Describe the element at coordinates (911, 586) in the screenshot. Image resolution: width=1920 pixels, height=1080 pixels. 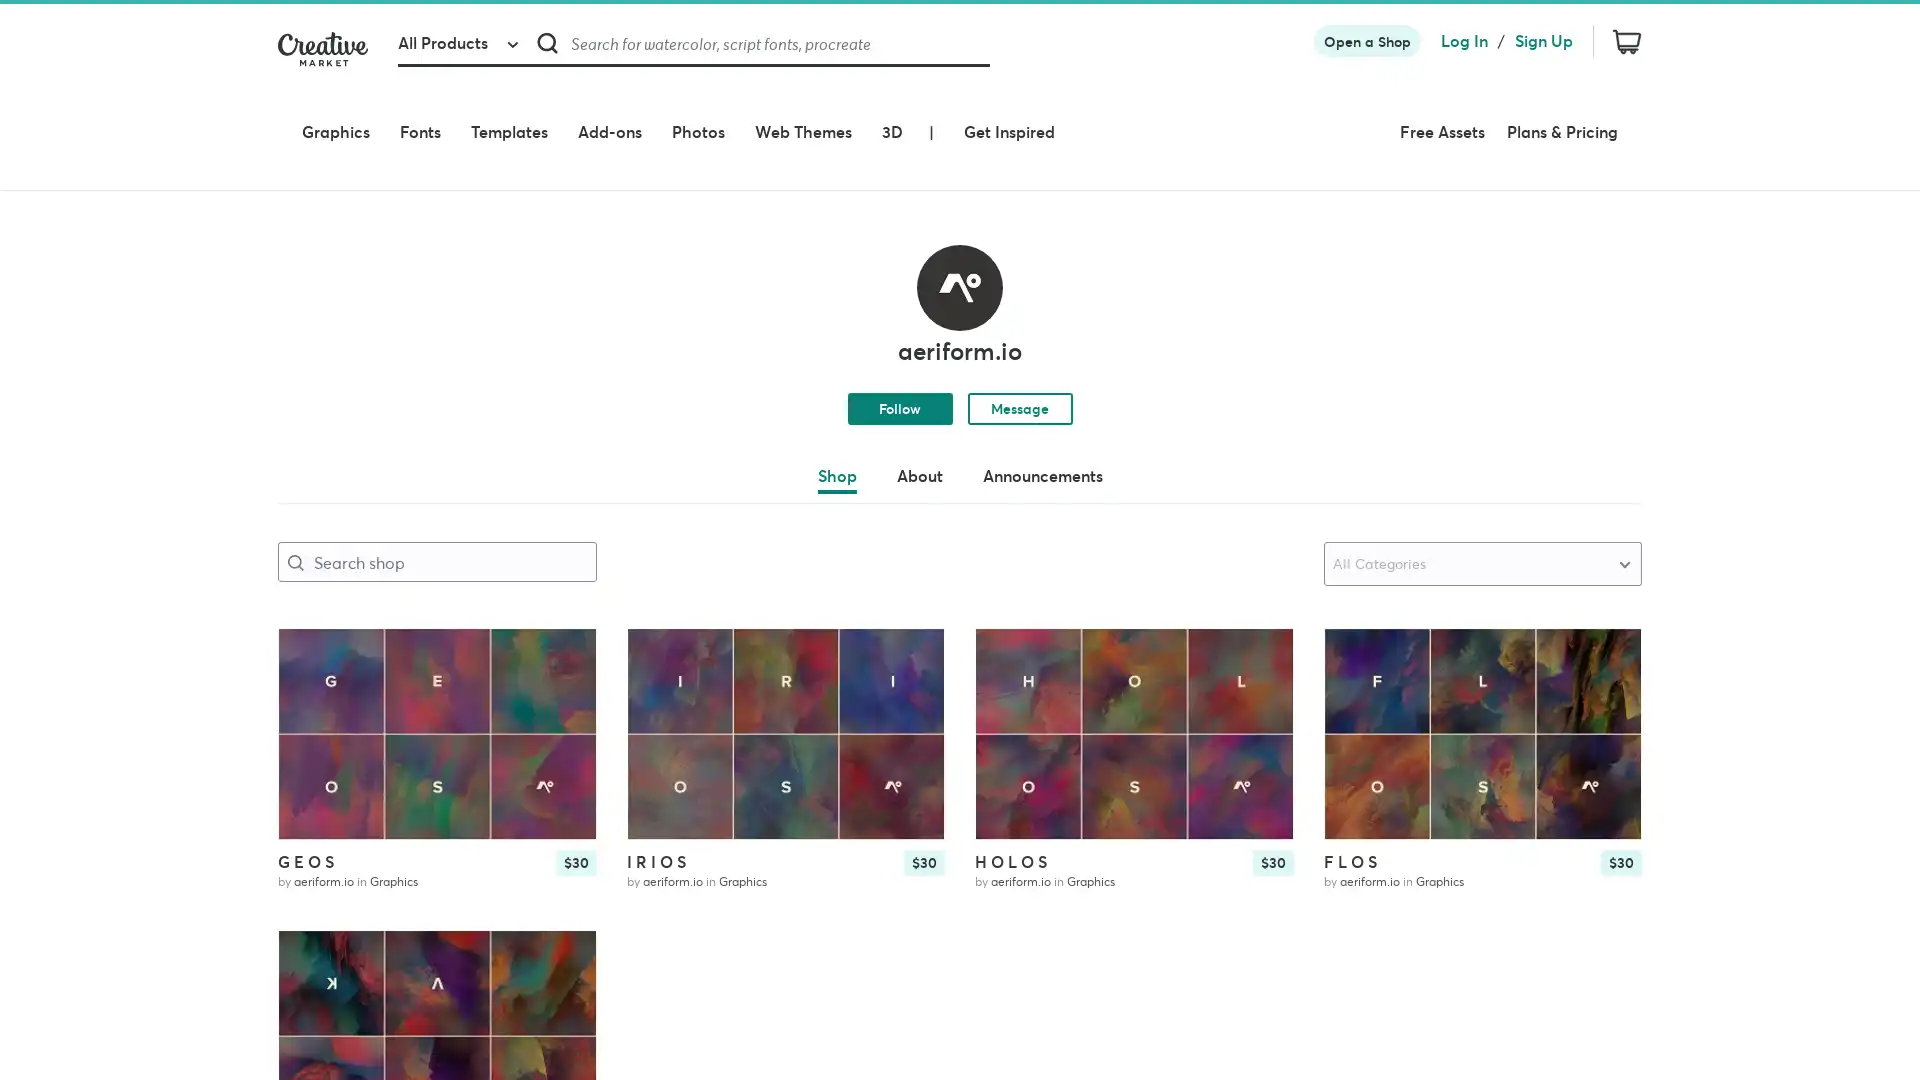
I see `Like` at that location.